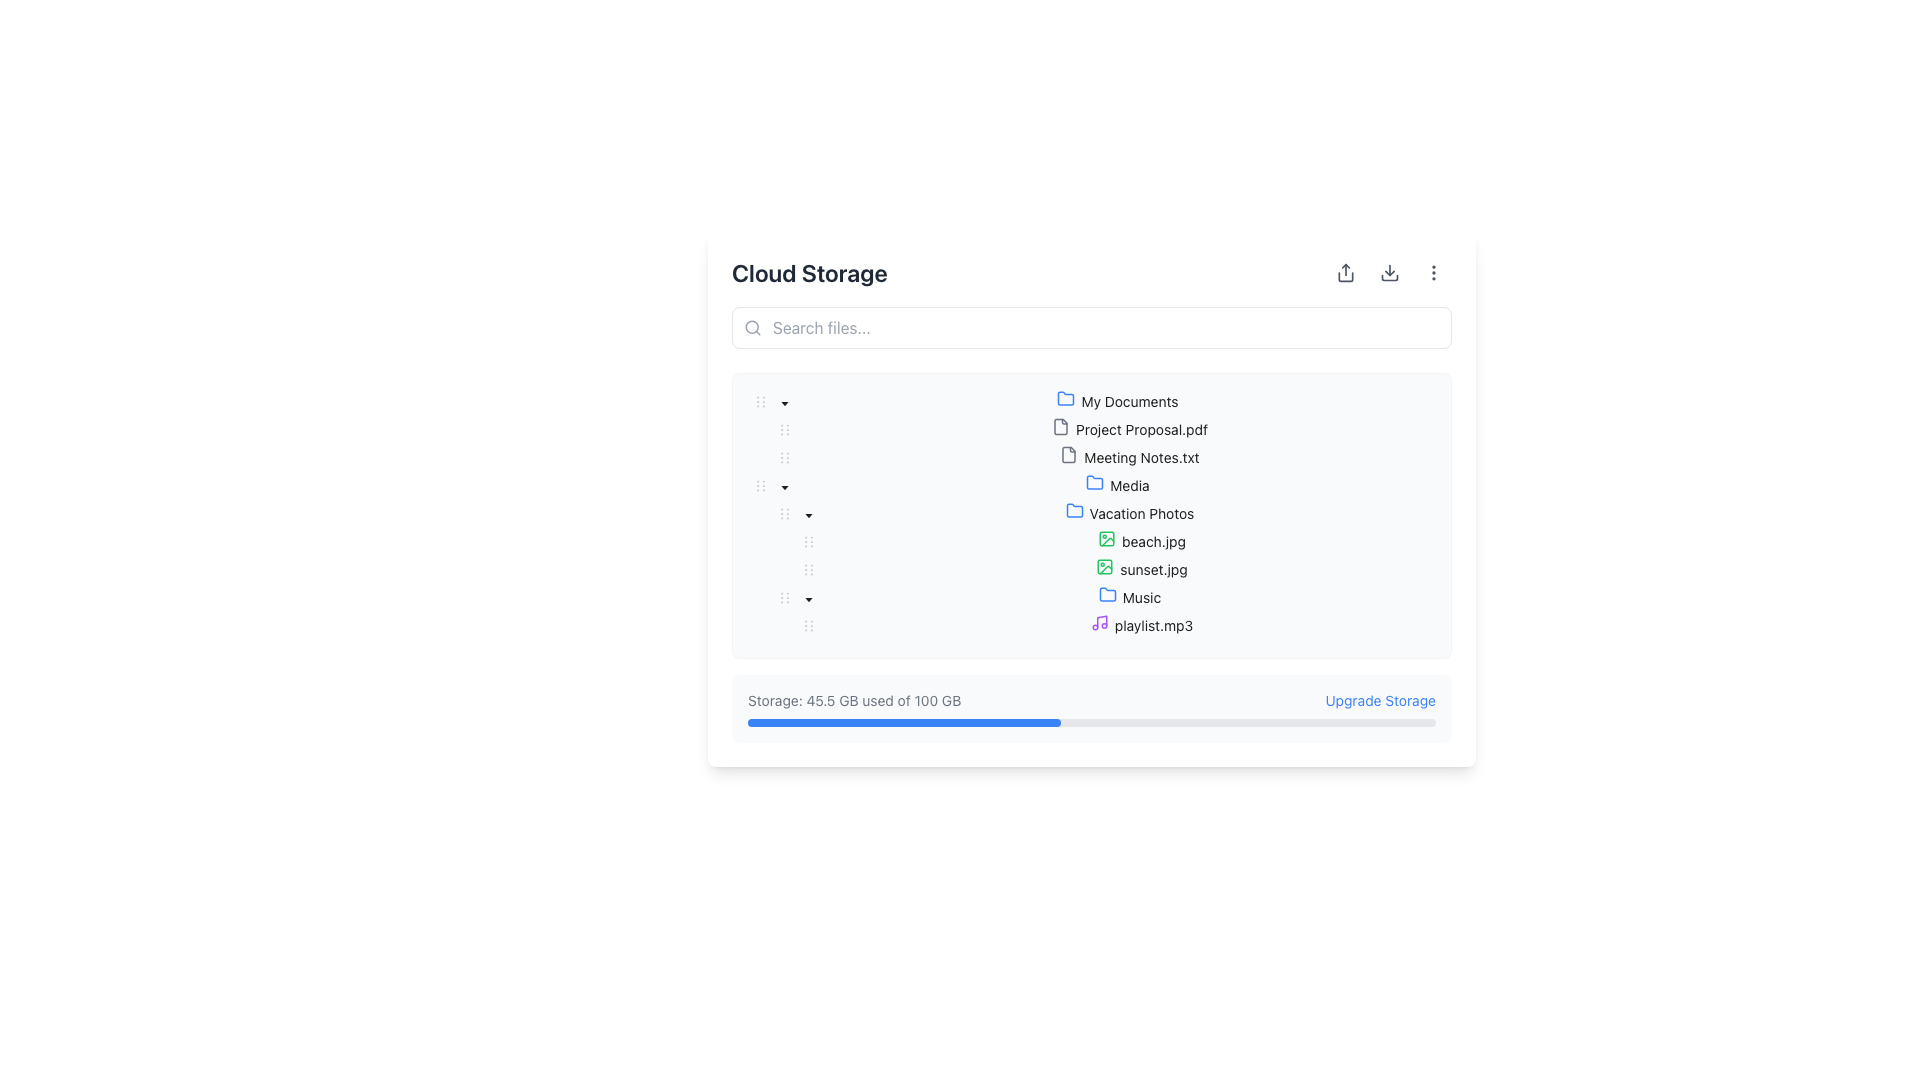 Image resolution: width=1920 pixels, height=1080 pixels. What do you see at coordinates (1153, 541) in the screenshot?
I see `the text label displaying the filename 'beach.jpg'` at bounding box center [1153, 541].